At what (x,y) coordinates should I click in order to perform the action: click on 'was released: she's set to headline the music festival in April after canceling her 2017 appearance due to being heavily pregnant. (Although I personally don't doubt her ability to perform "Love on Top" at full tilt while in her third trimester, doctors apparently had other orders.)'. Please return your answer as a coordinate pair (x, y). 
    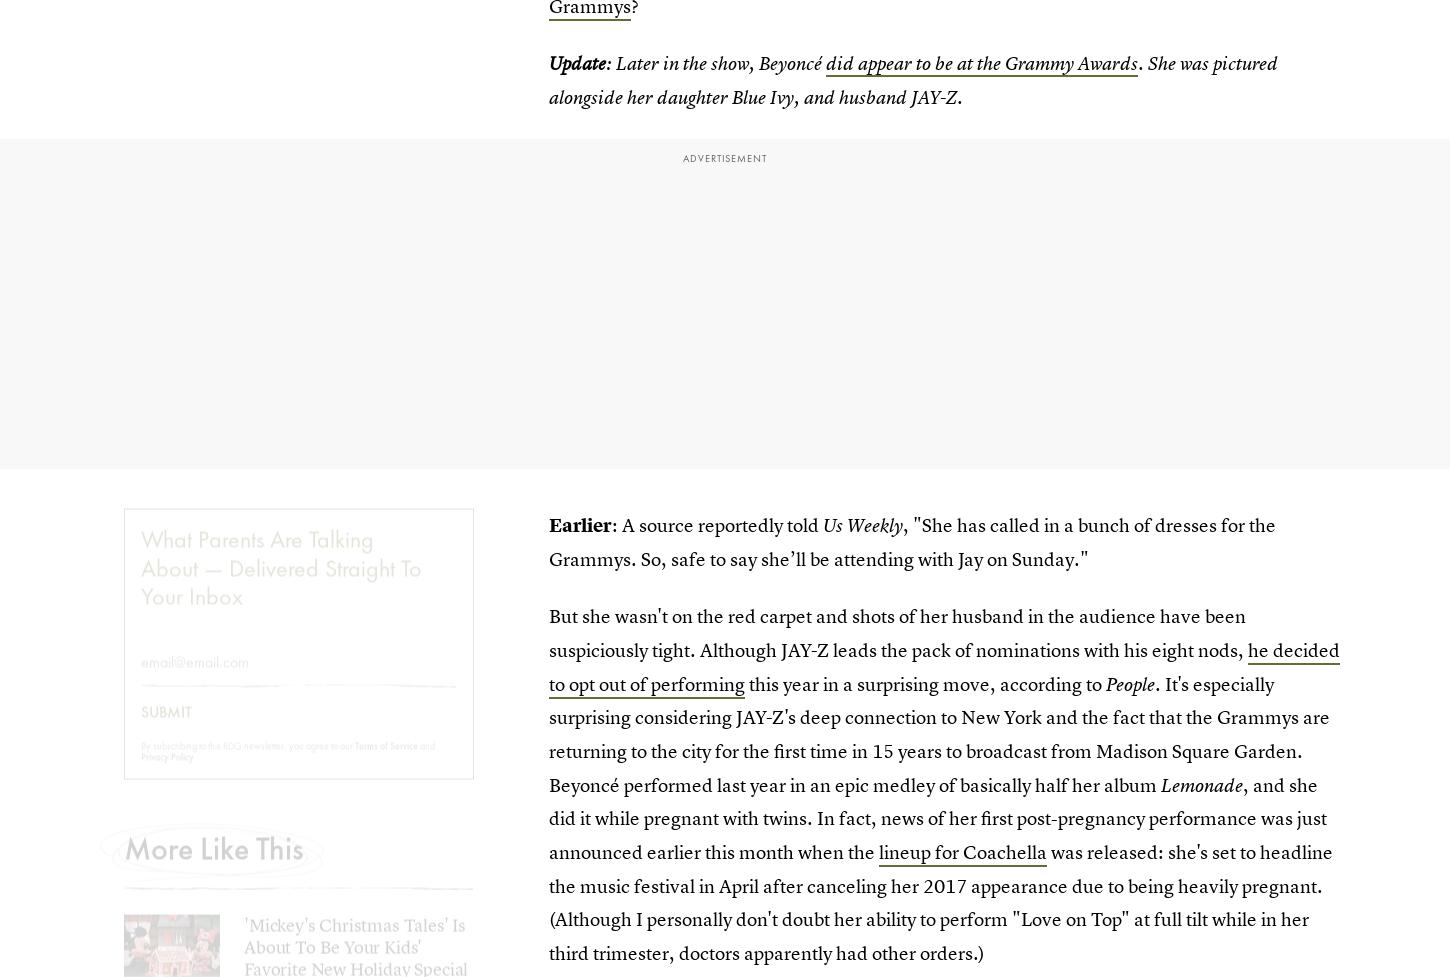
    Looking at the image, I should click on (940, 902).